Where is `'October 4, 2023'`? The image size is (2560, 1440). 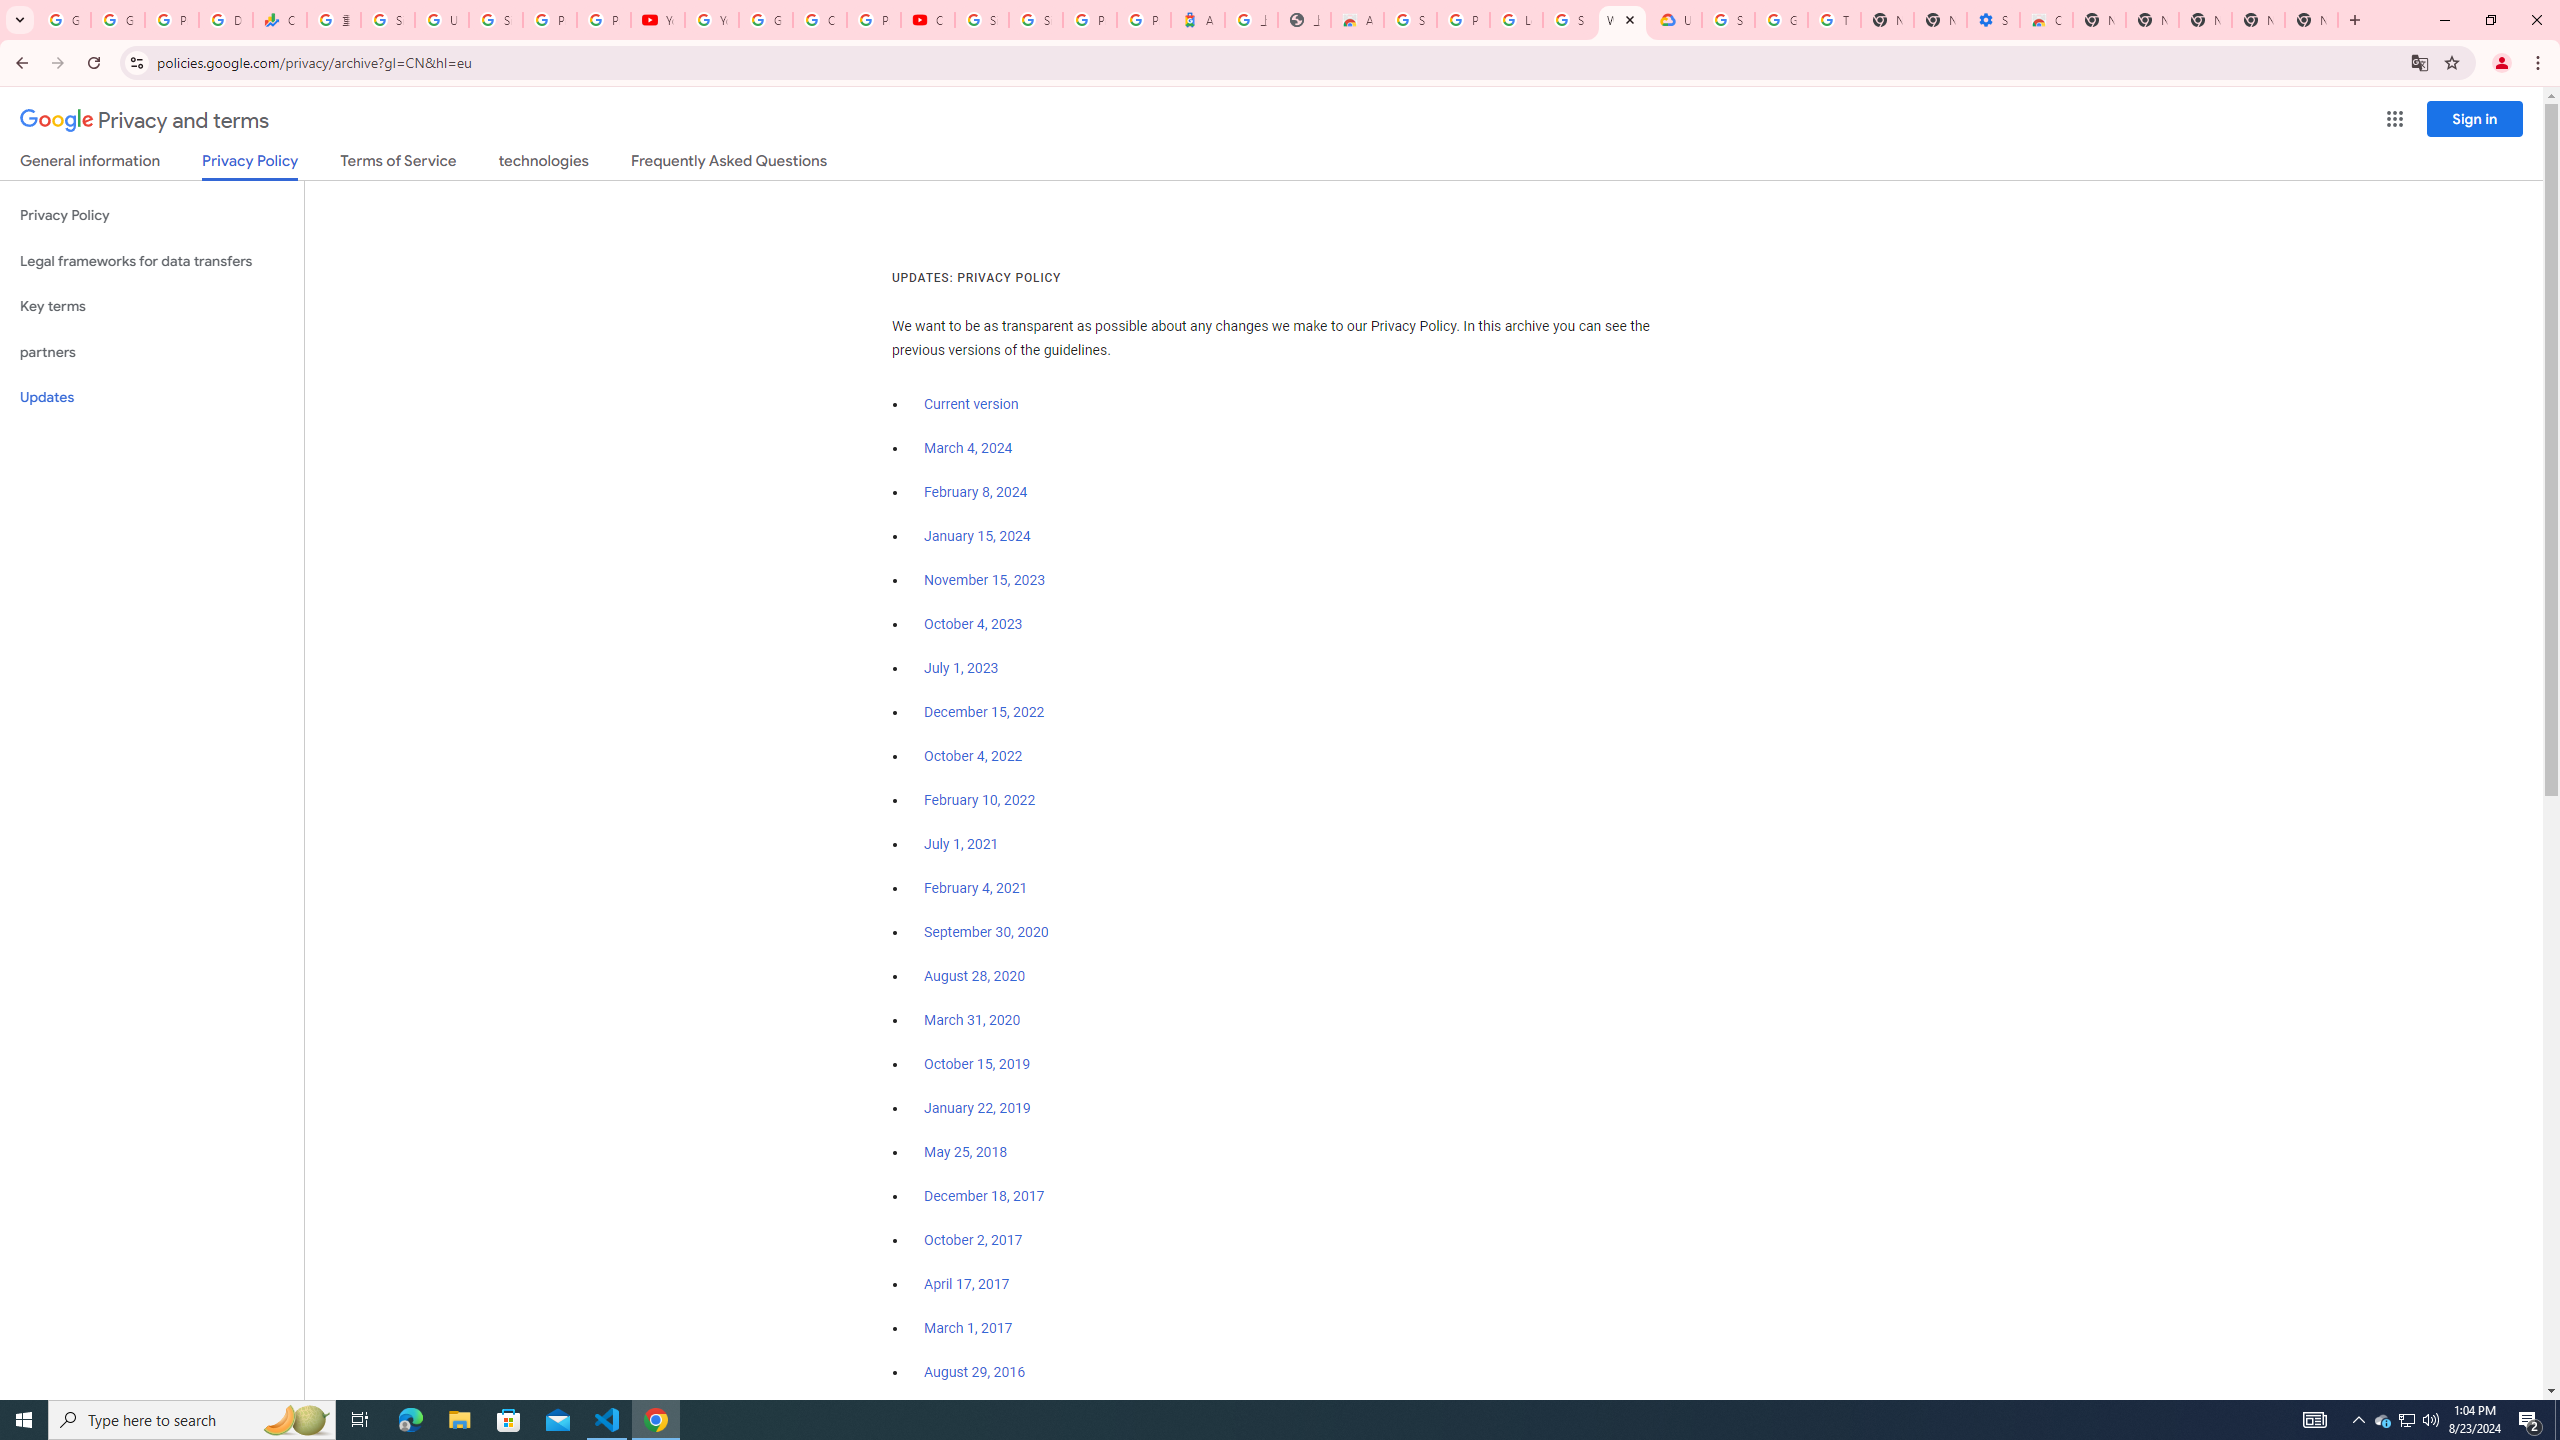
'October 4, 2023' is located at coordinates (974, 624).